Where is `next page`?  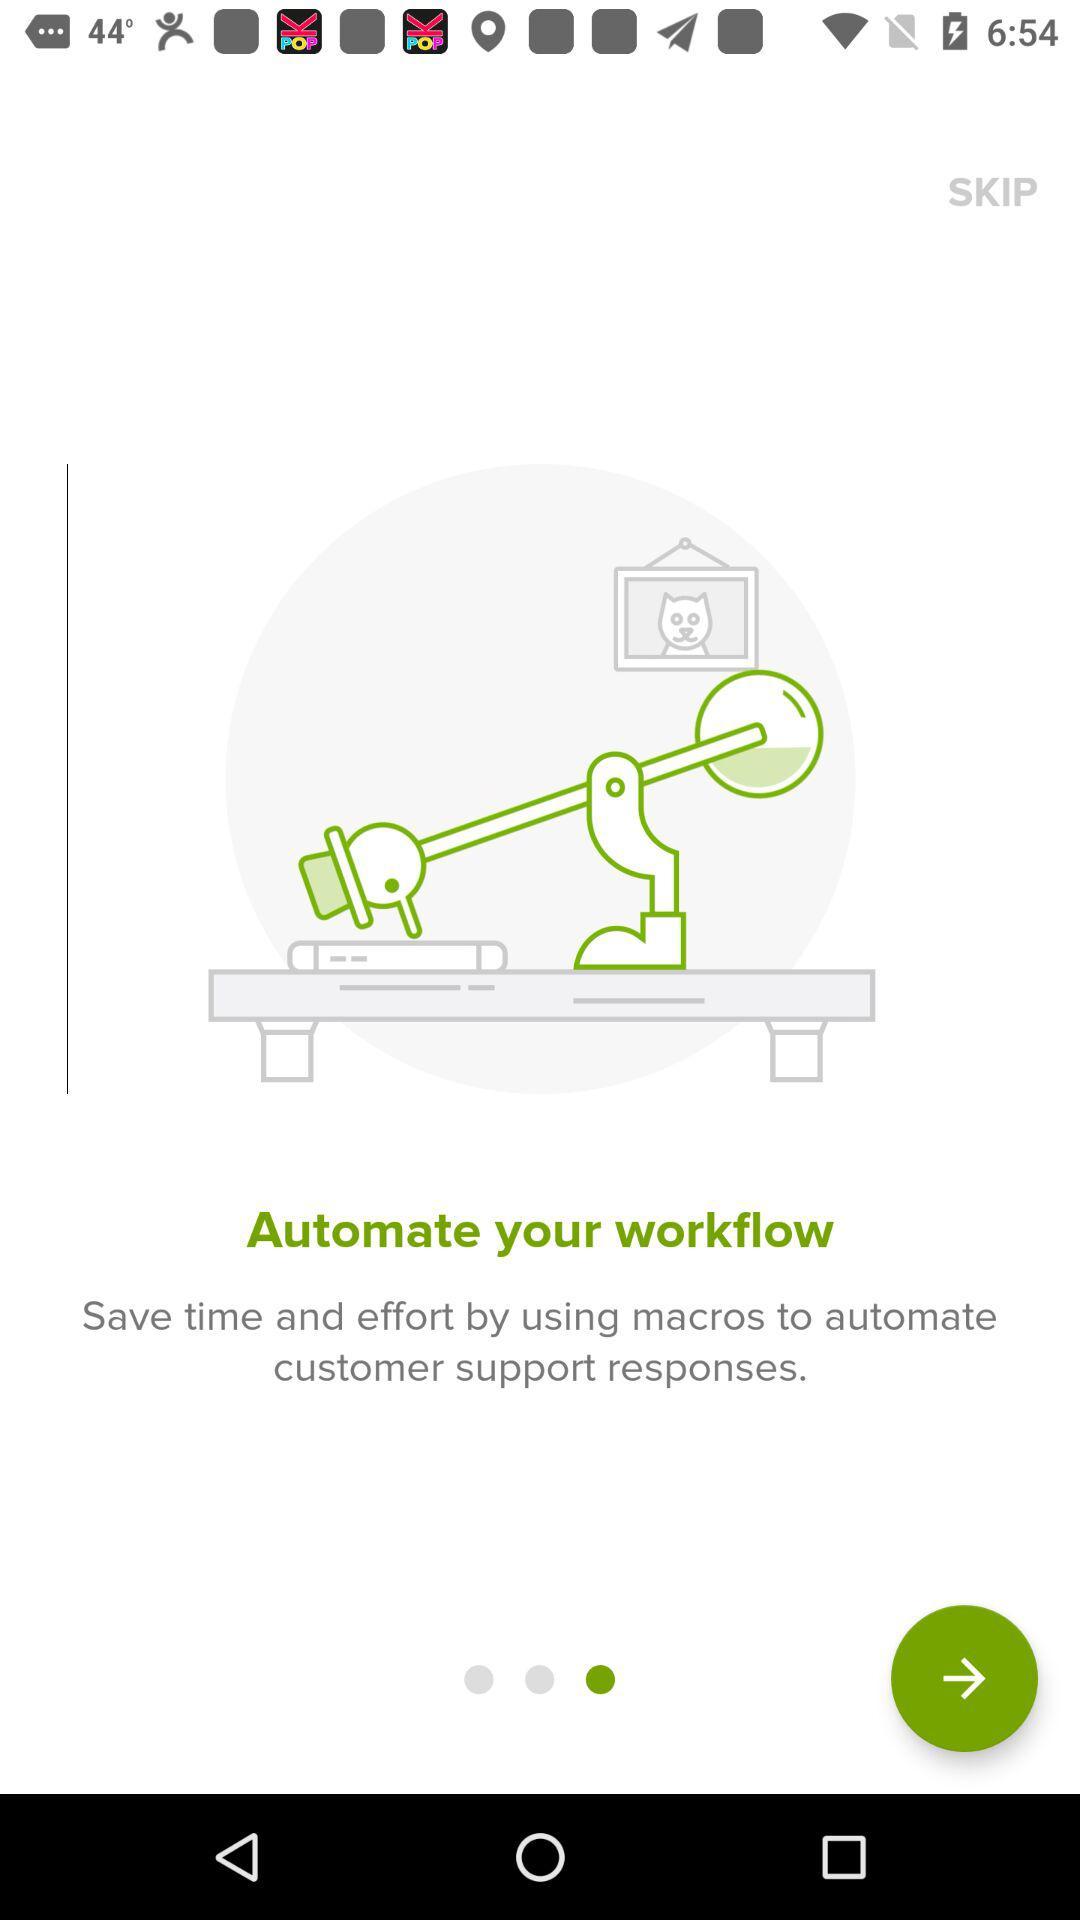 next page is located at coordinates (963, 1678).